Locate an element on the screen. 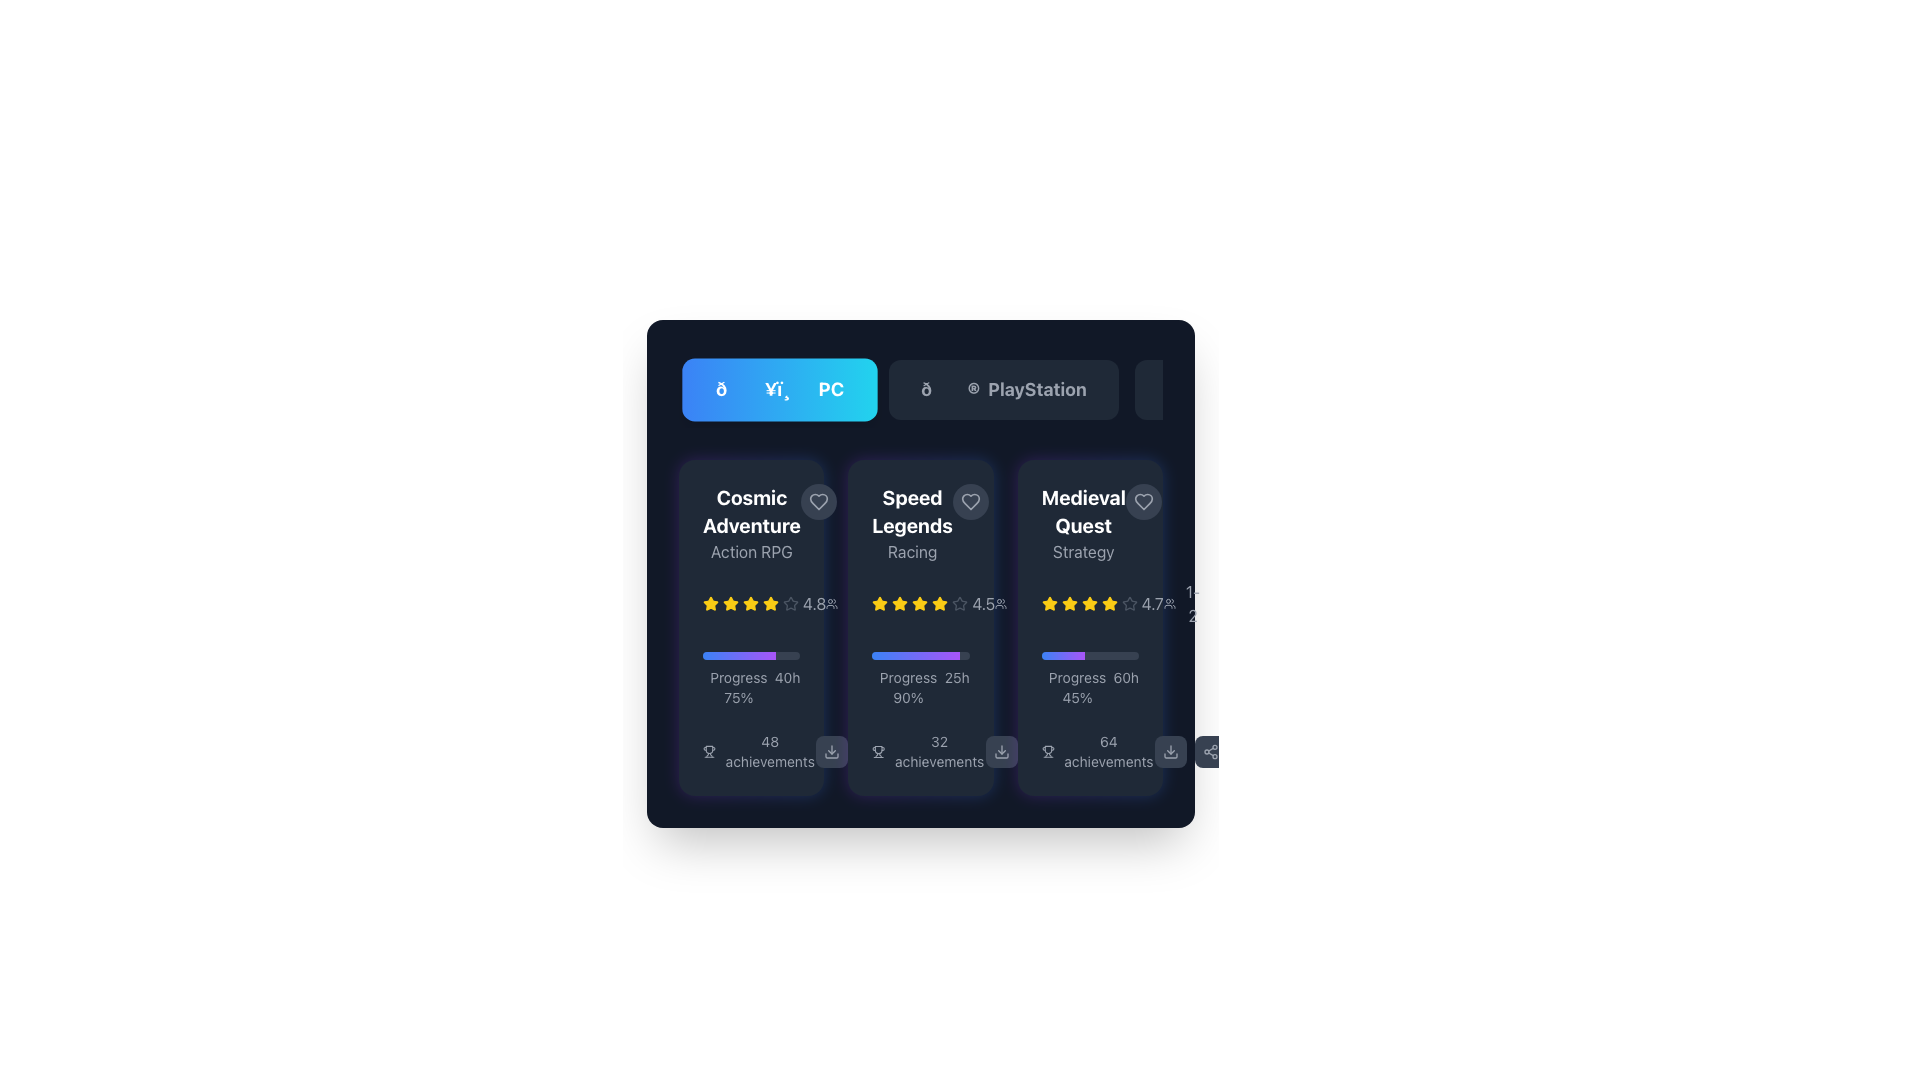 The height and width of the screenshot is (1080, 1920). the static text element displaying the numerical rating '4.5', which is styled in light-gray and positioned to the right of a row of star icons in the 'Speed Legends' card is located at coordinates (983, 603).